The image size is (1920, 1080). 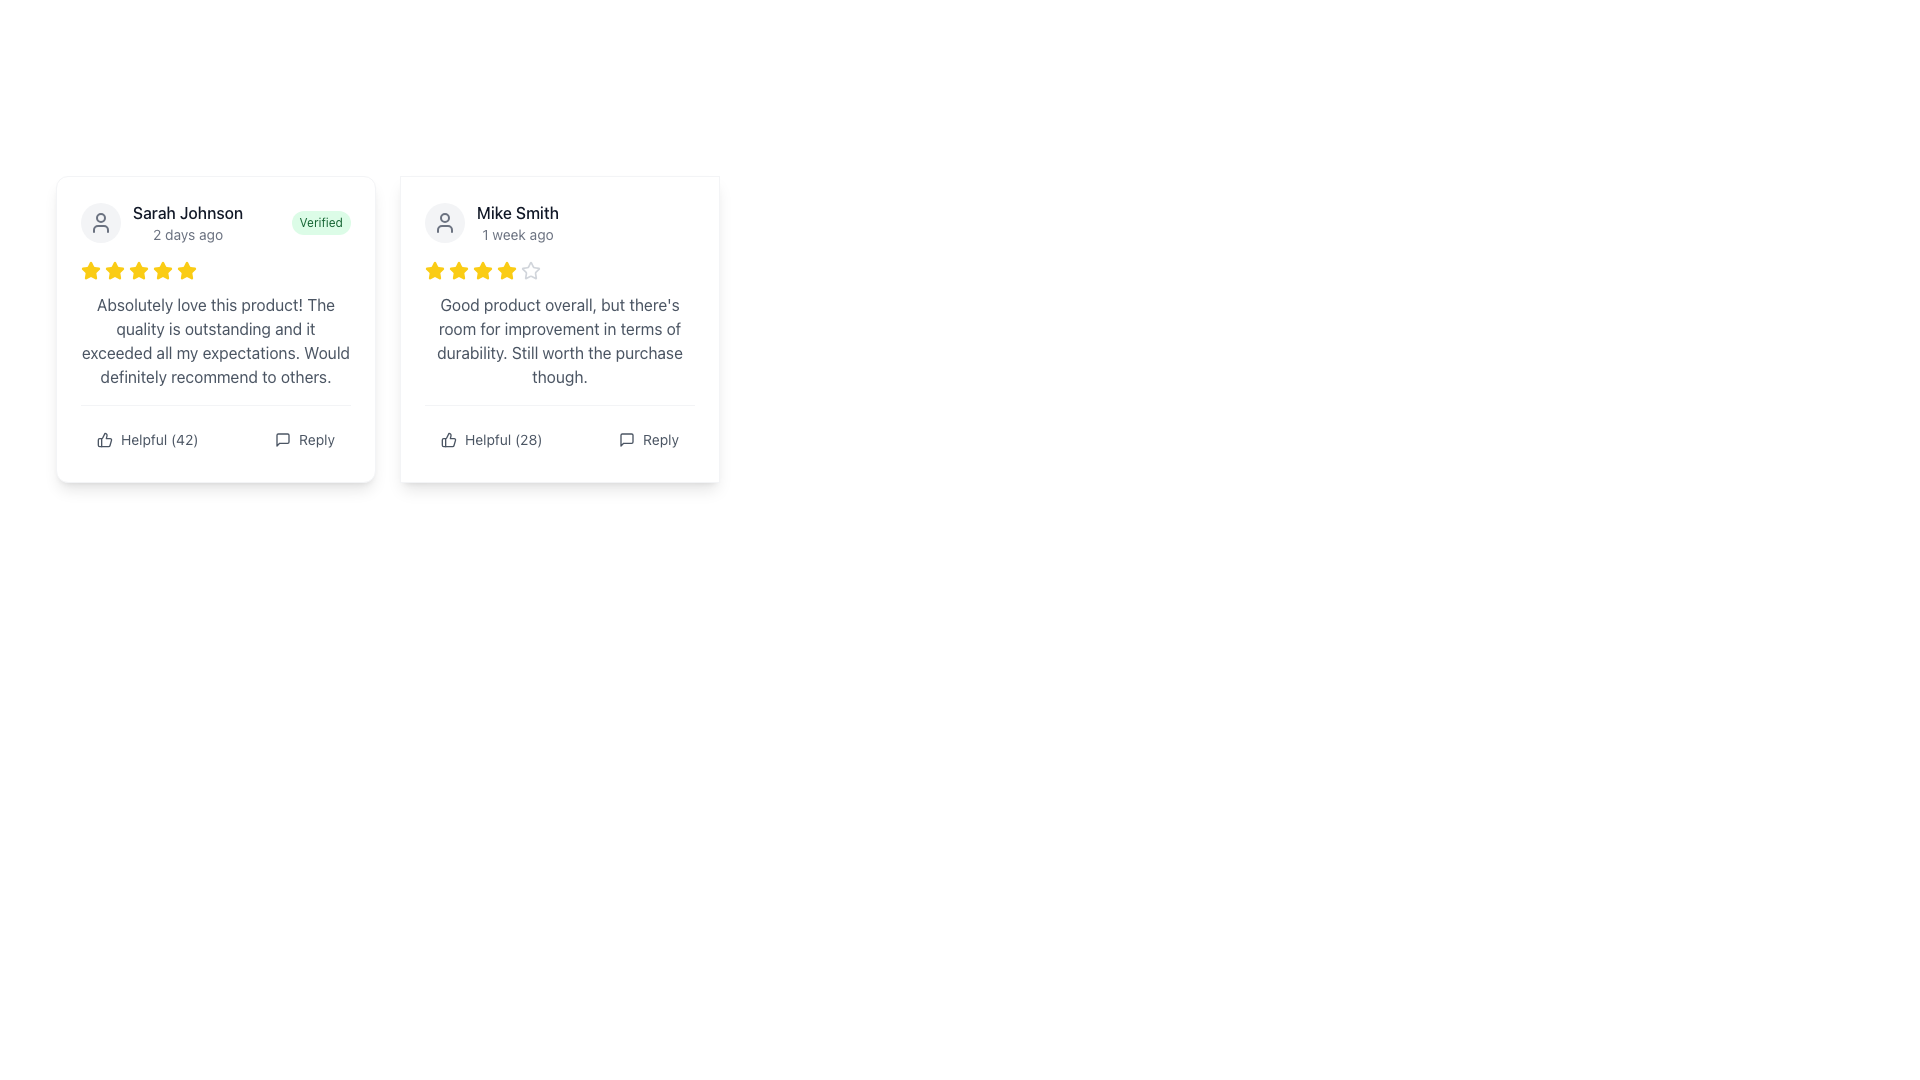 What do you see at coordinates (114, 270) in the screenshot?
I see `the yellow star icon, which is the first star in a row of five, located in the top portion of the left card containing the review from 'Sarah Johnson'` at bounding box center [114, 270].